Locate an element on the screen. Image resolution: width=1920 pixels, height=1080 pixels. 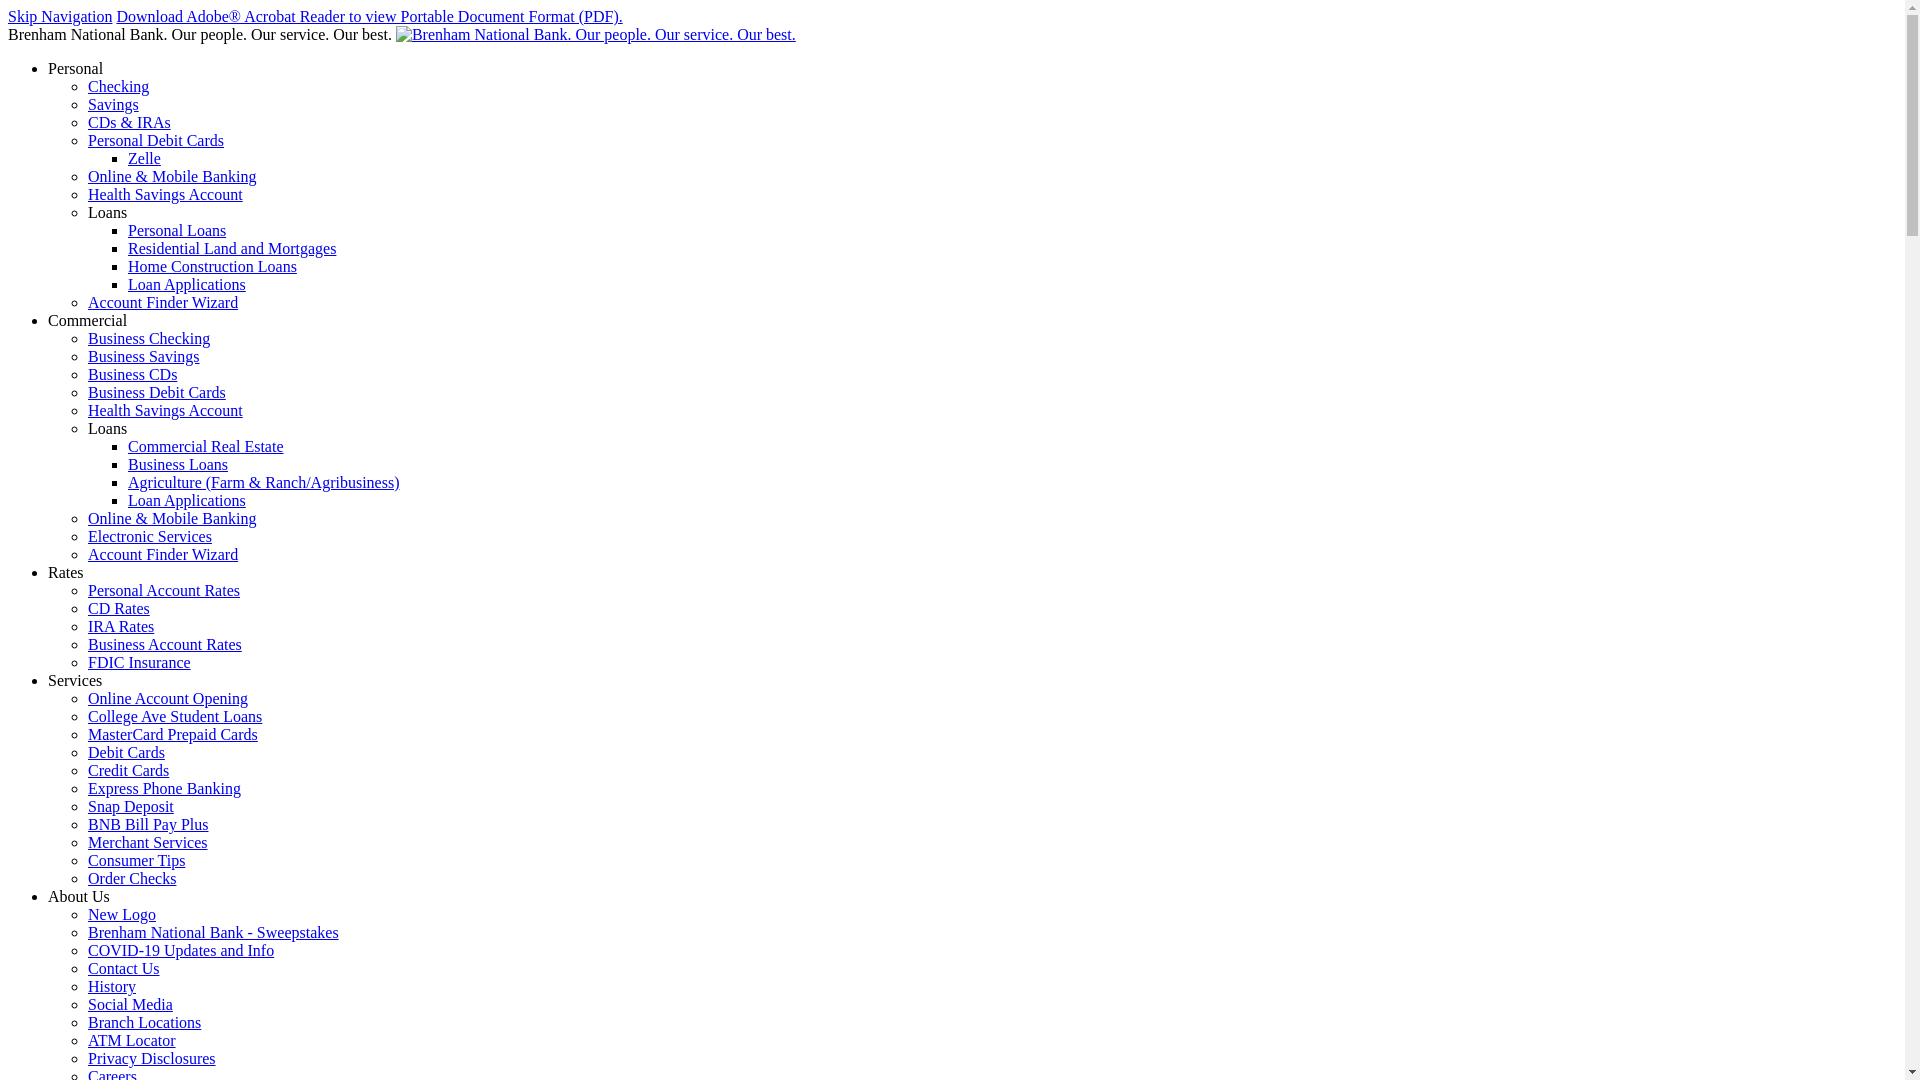
'Personal Loans' is located at coordinates (127, 229).